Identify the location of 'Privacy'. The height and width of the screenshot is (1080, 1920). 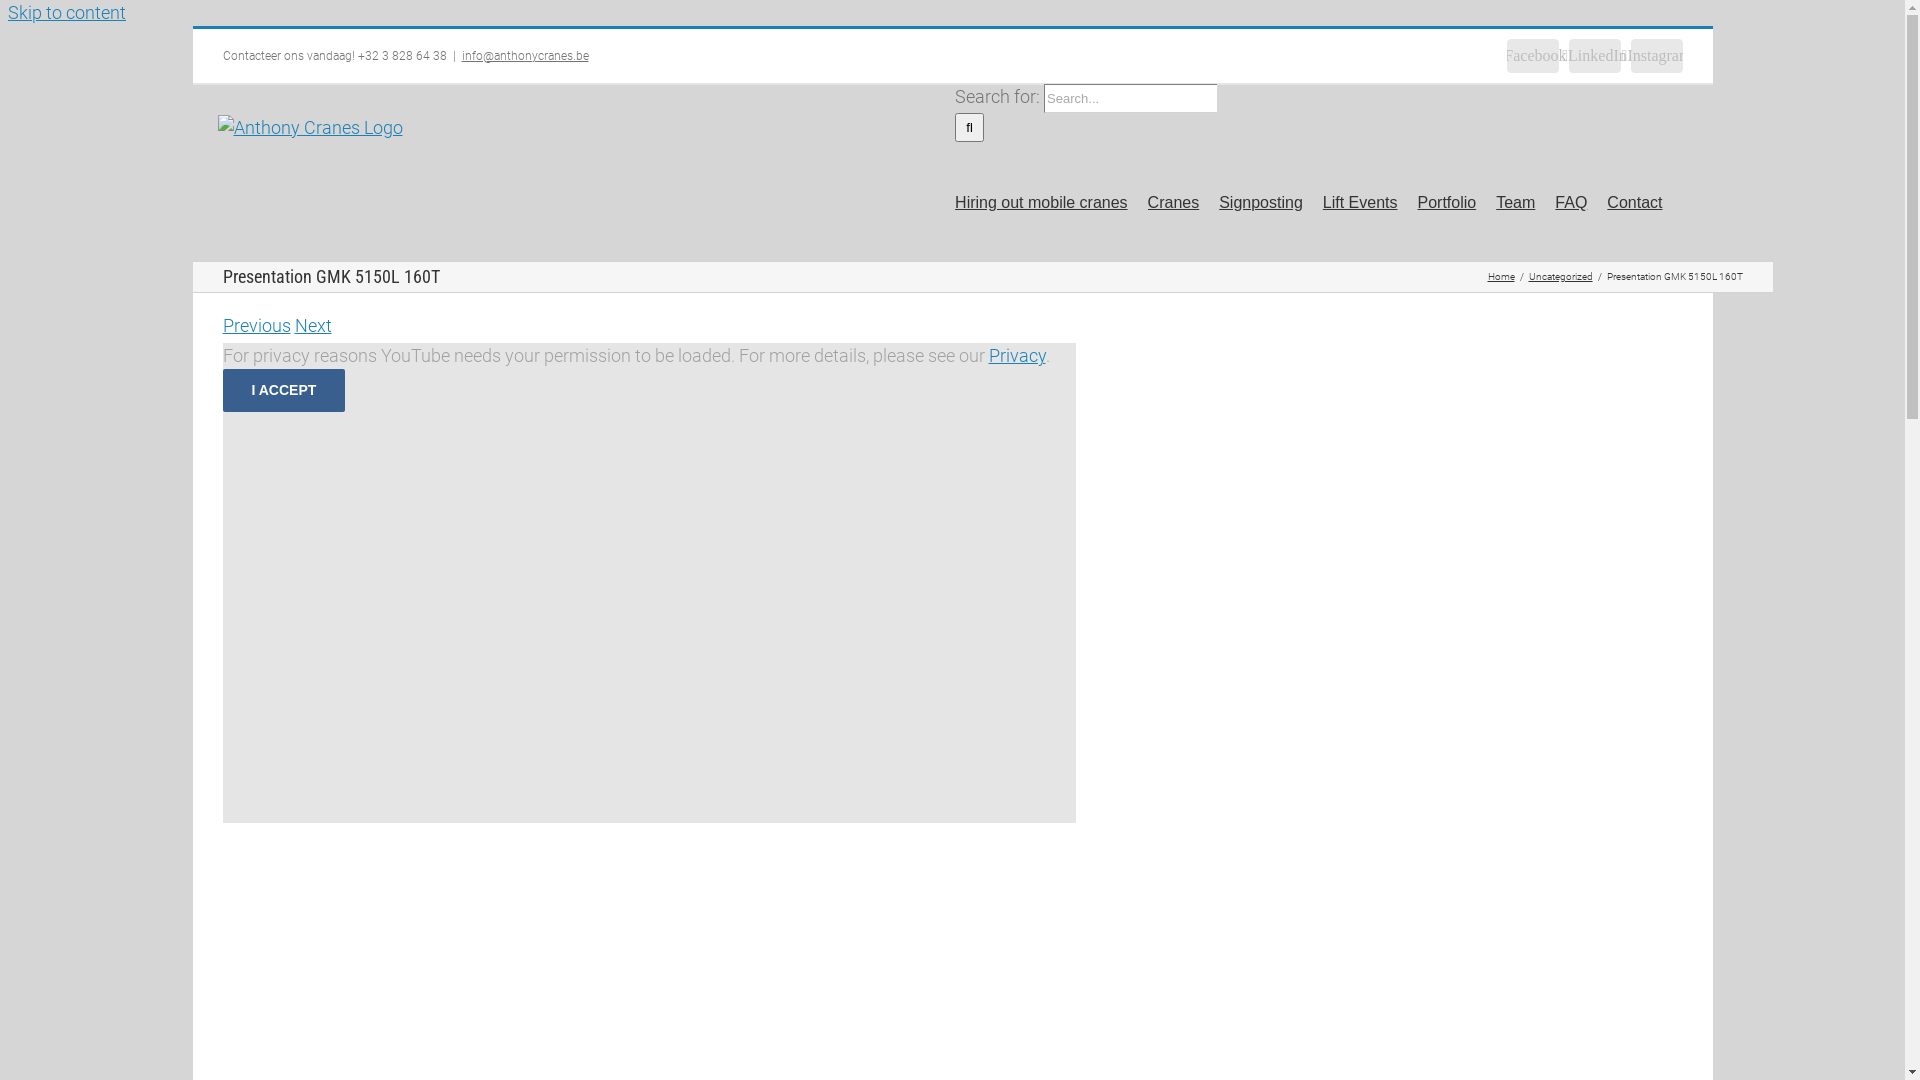
(1016, 354).